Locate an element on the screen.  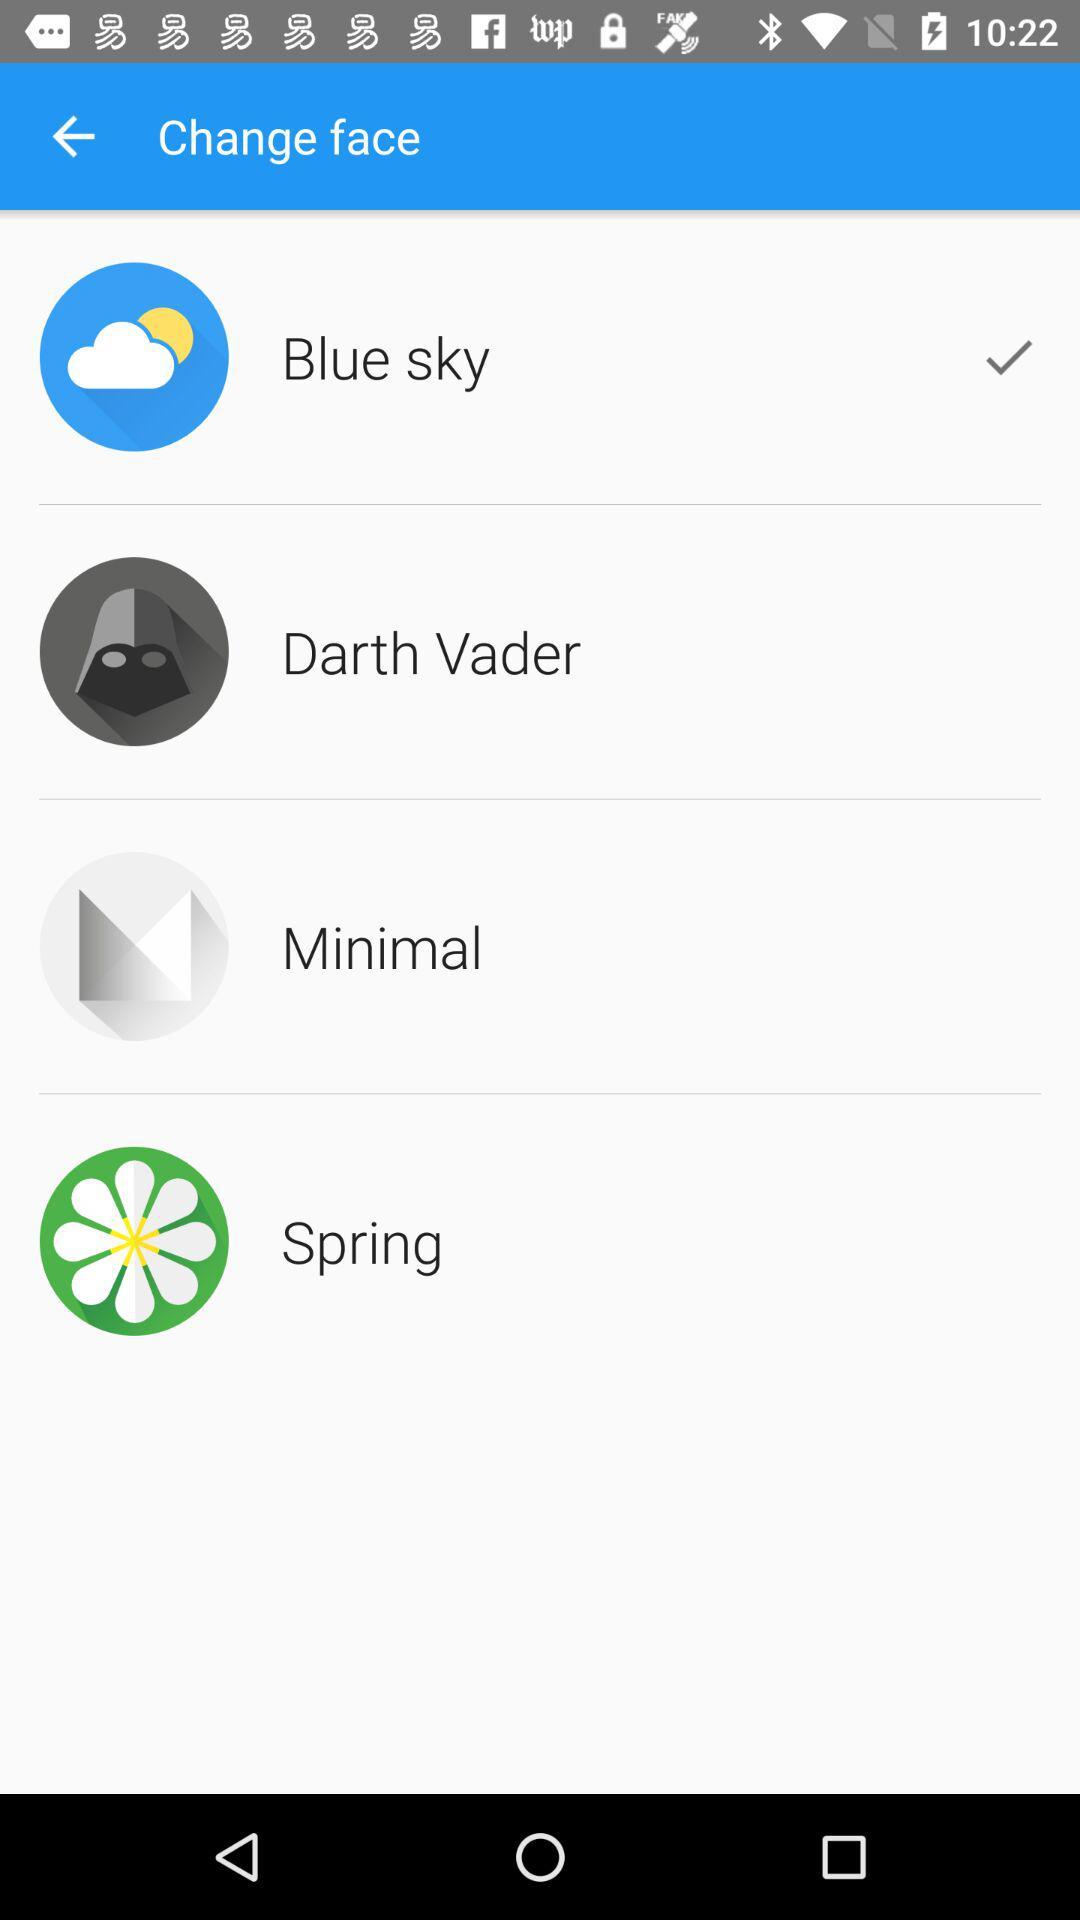
the darth vader icon is located at coordinates (430, 651).